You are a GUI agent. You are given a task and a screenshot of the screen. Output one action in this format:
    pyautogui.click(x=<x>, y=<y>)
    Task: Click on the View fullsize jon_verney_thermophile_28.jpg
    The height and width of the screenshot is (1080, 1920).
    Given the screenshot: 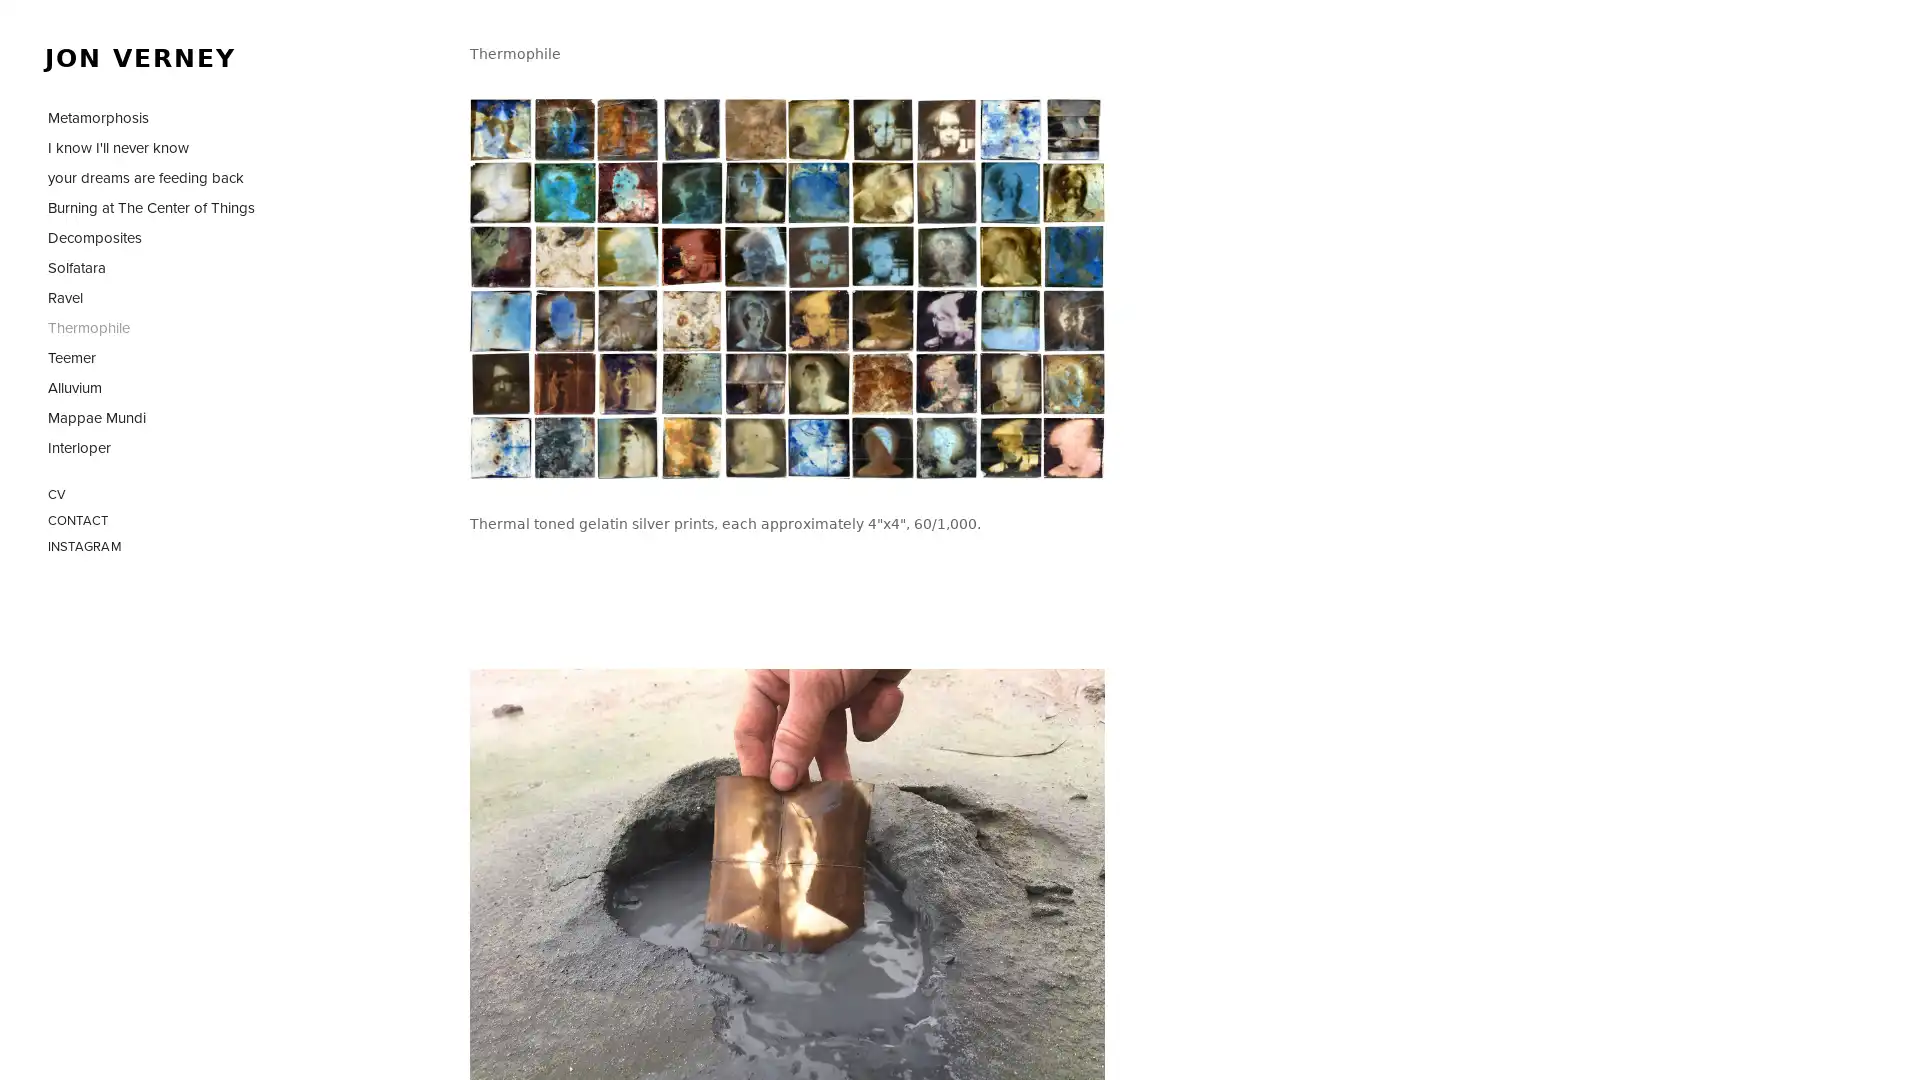 What is the action you would take?
    pyautogui.click(x=500, y=192)
    